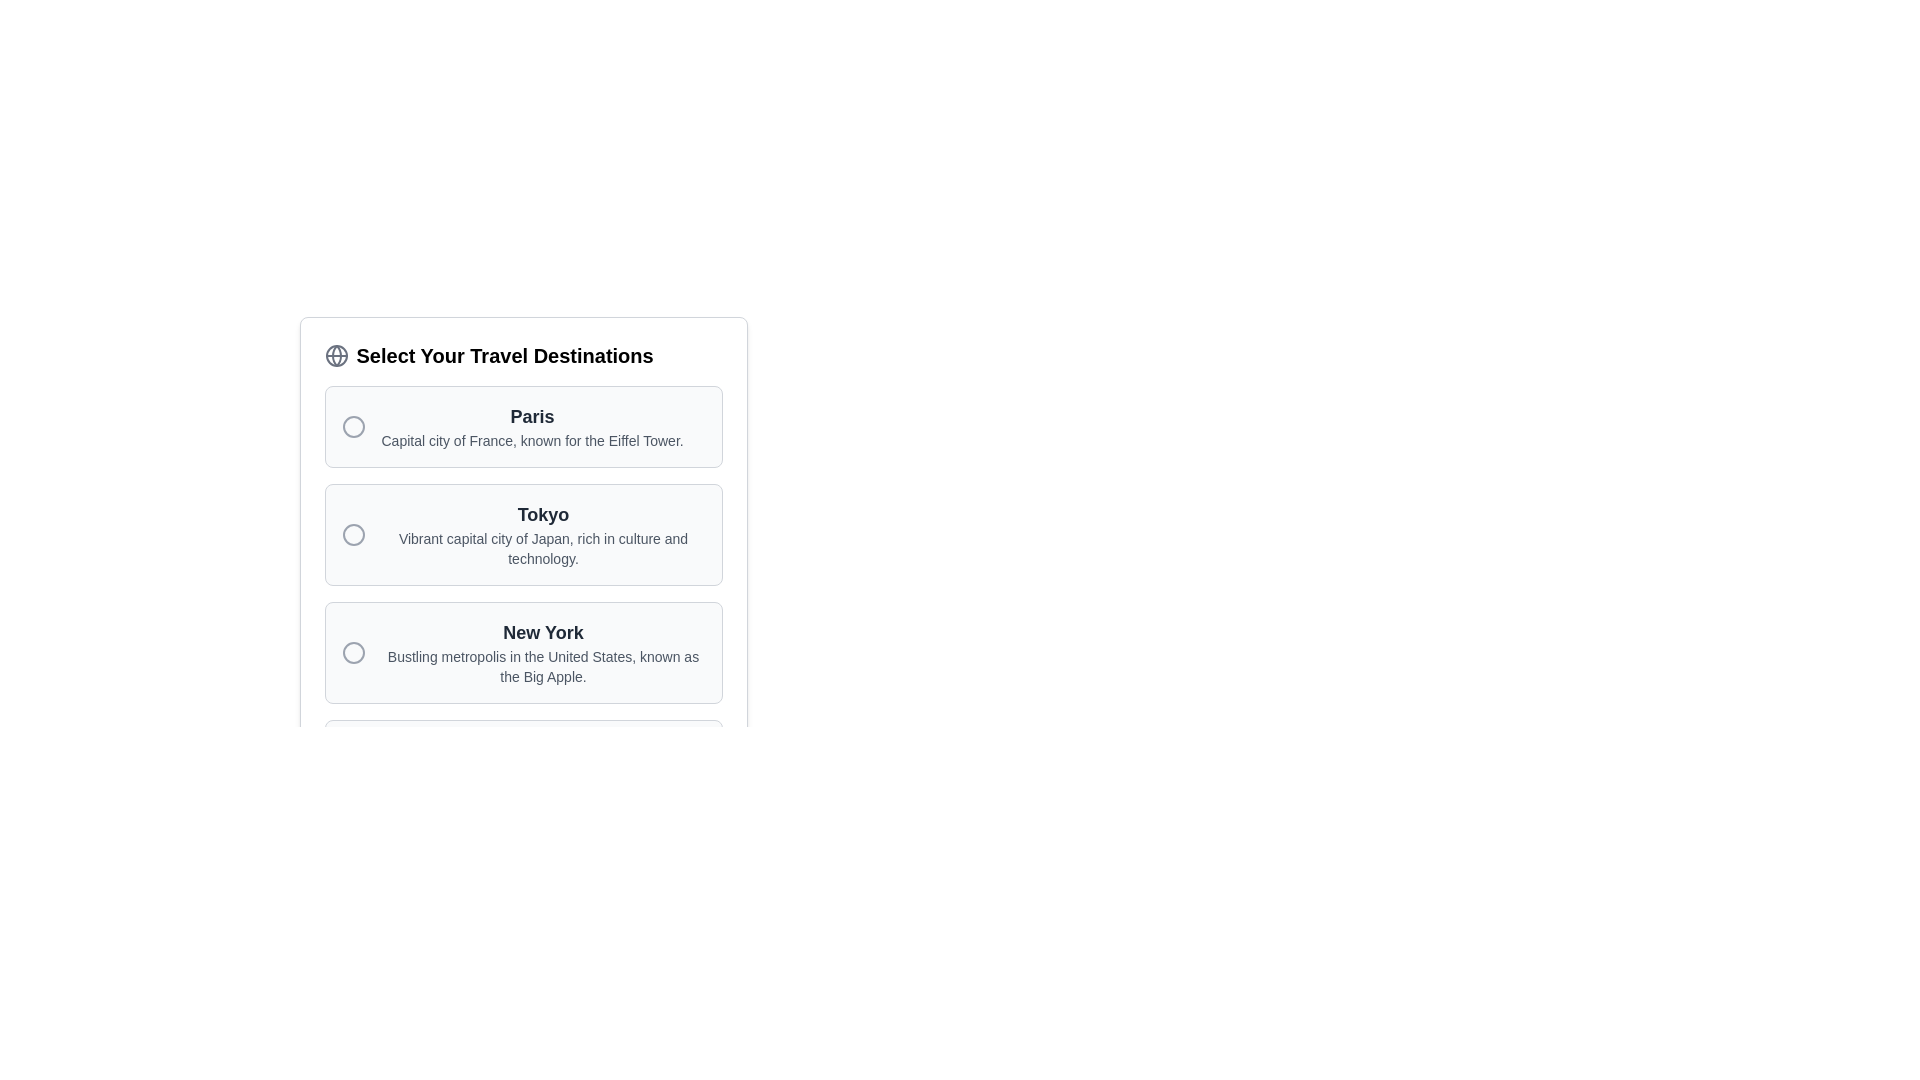  Describe the element at coordinates (336, 354) in the screenshot. I see `the globe icon representing the header's theme for global travel and destinations, located at the beginning of the header section titled 'Select Your Travel Destinations'` at that location.